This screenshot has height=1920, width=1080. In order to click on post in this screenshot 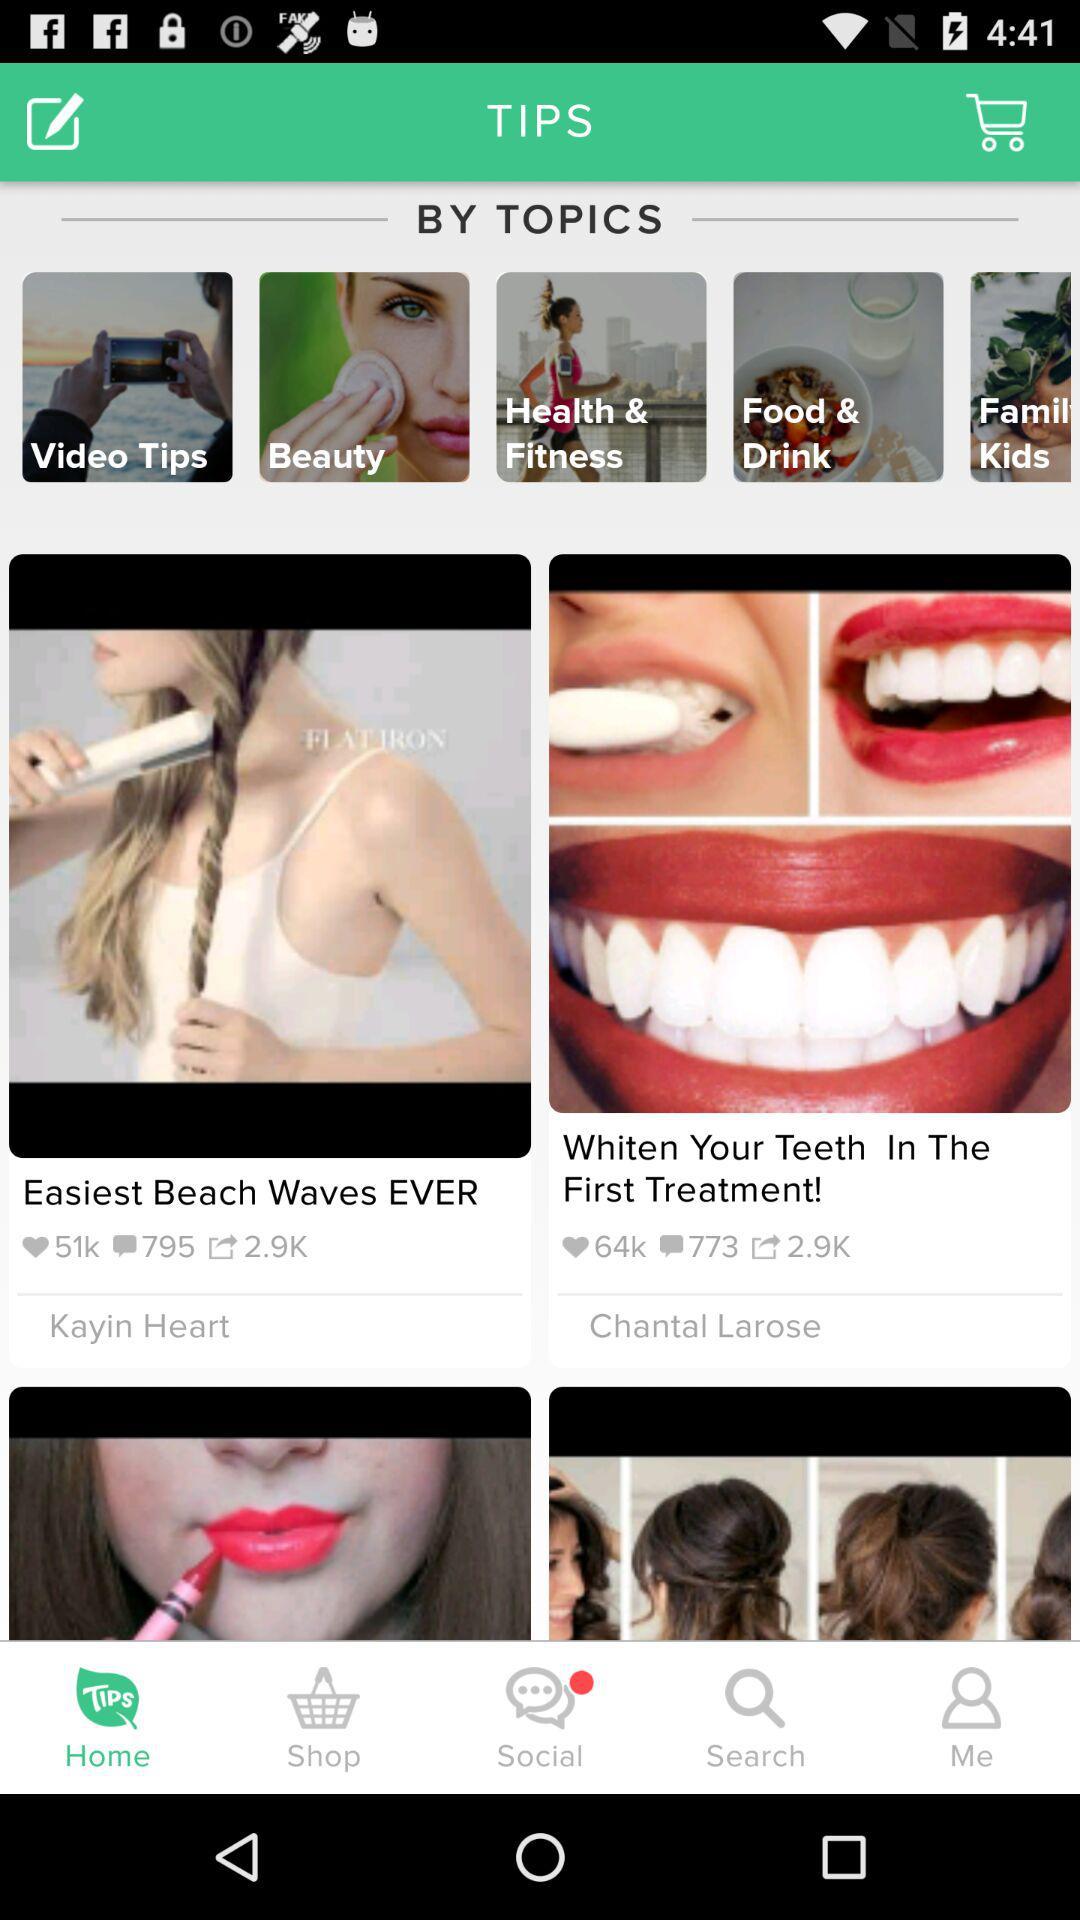, I will do `click(54, 120)`.